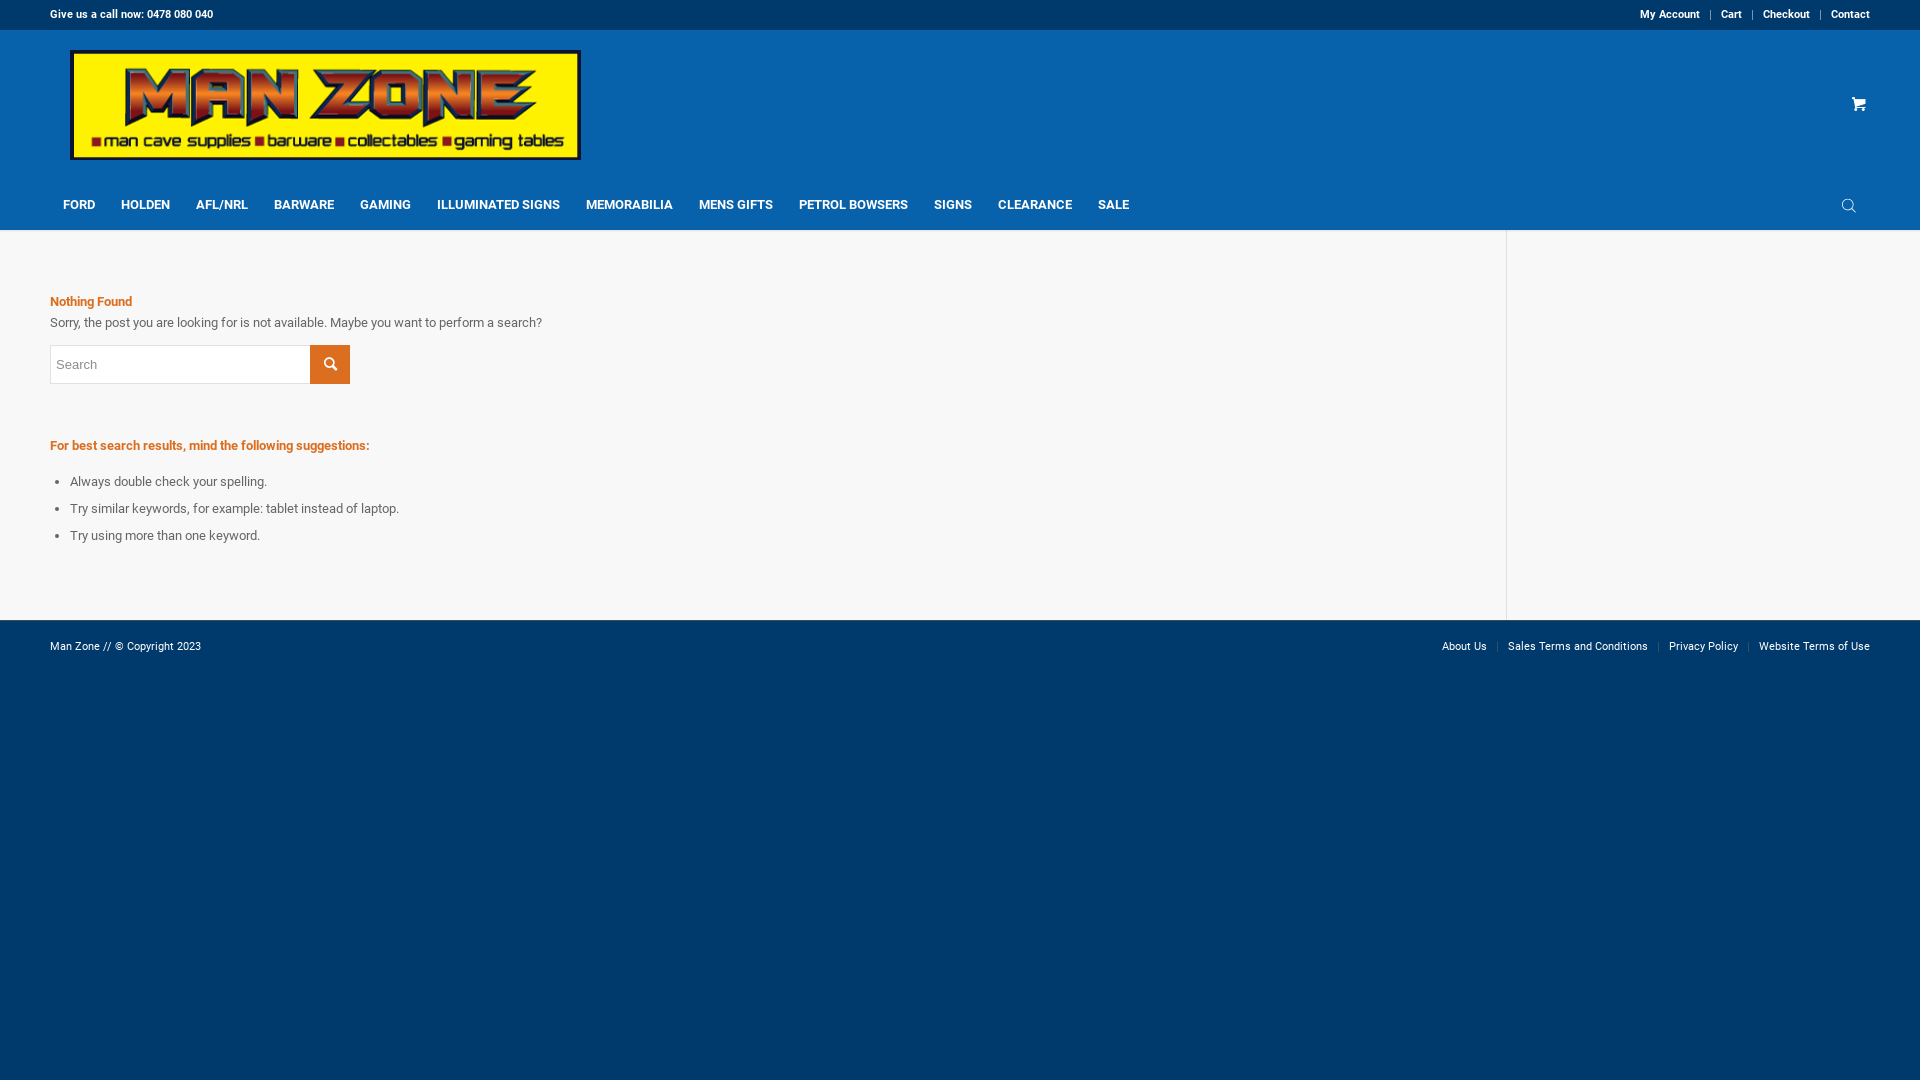  Describe the element at coordinates (853, 204) in the screenshot. I see `'PETROL BOWSERS'` at that location.